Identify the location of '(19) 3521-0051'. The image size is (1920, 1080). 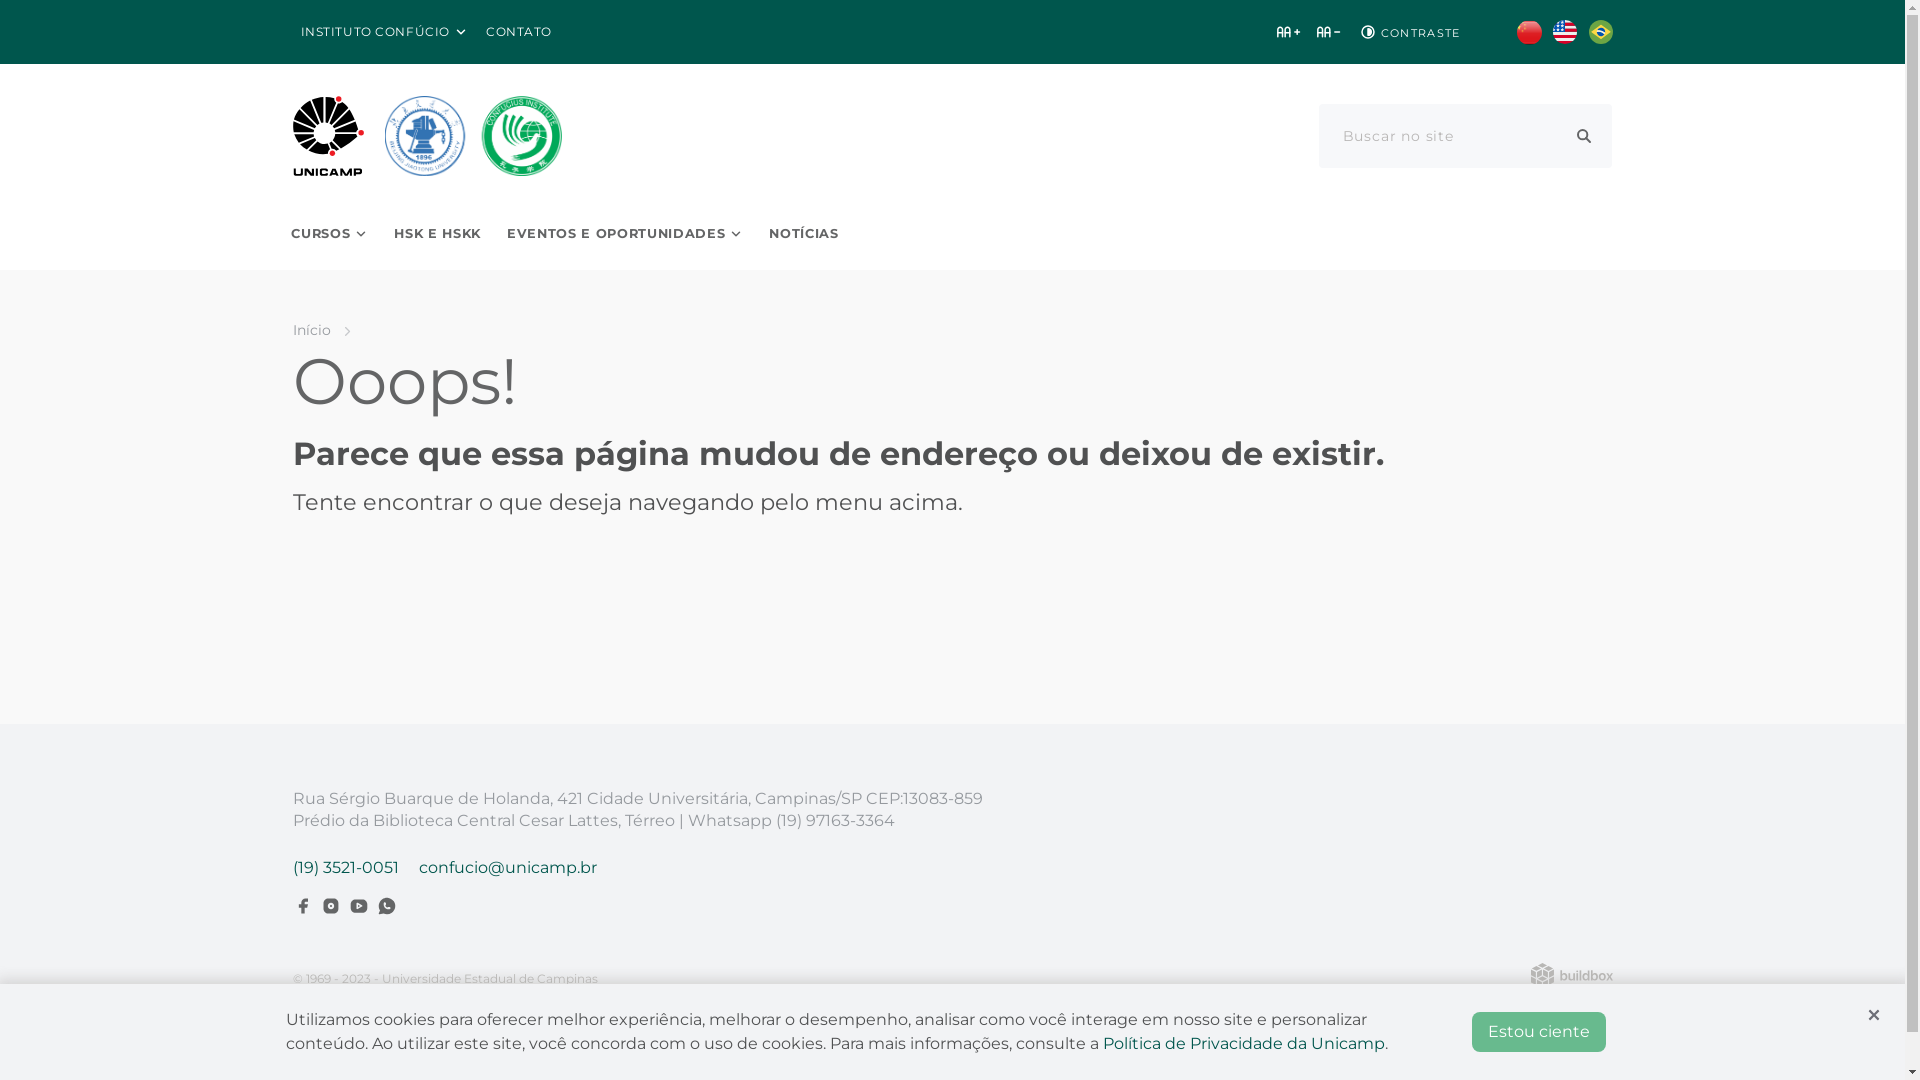
(345, 866).